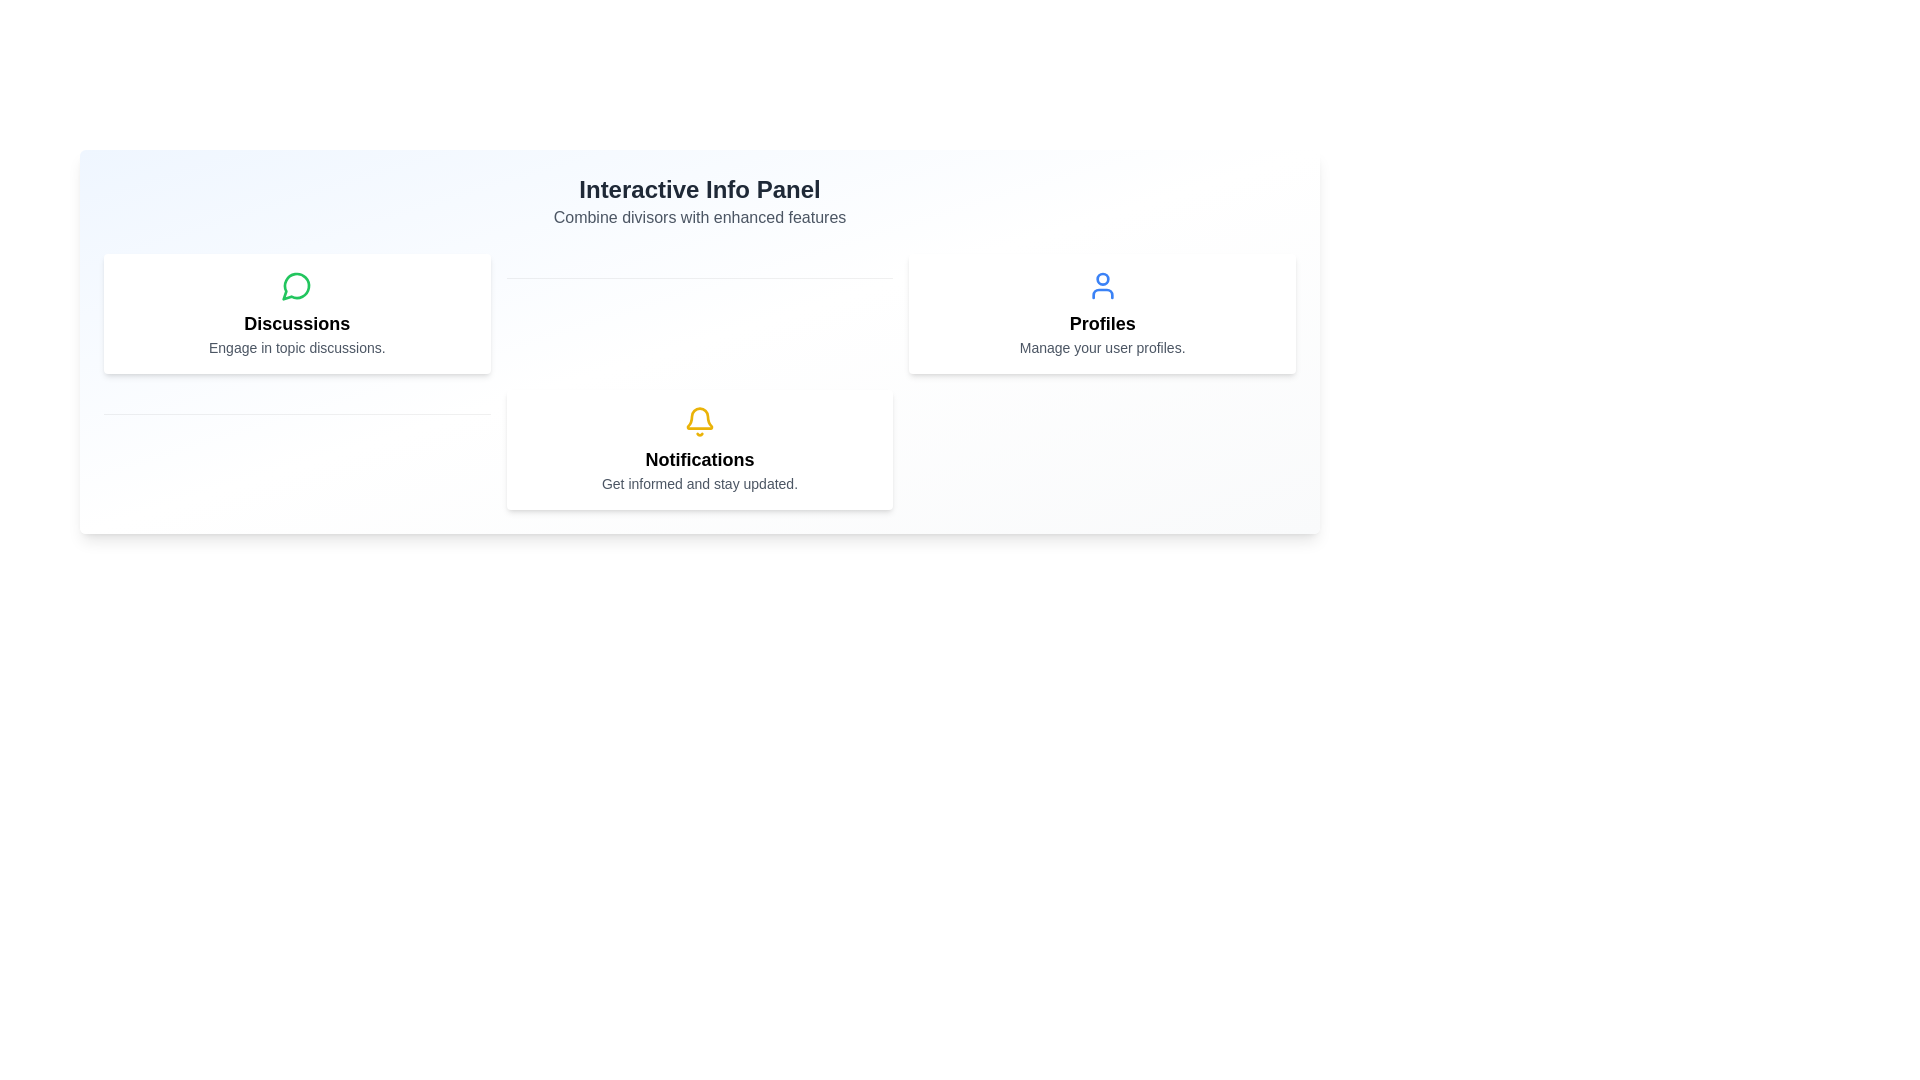 The image size is (1920, 1080). I want to click on the upper part of the user profile icon represented, so click(1101, 279).